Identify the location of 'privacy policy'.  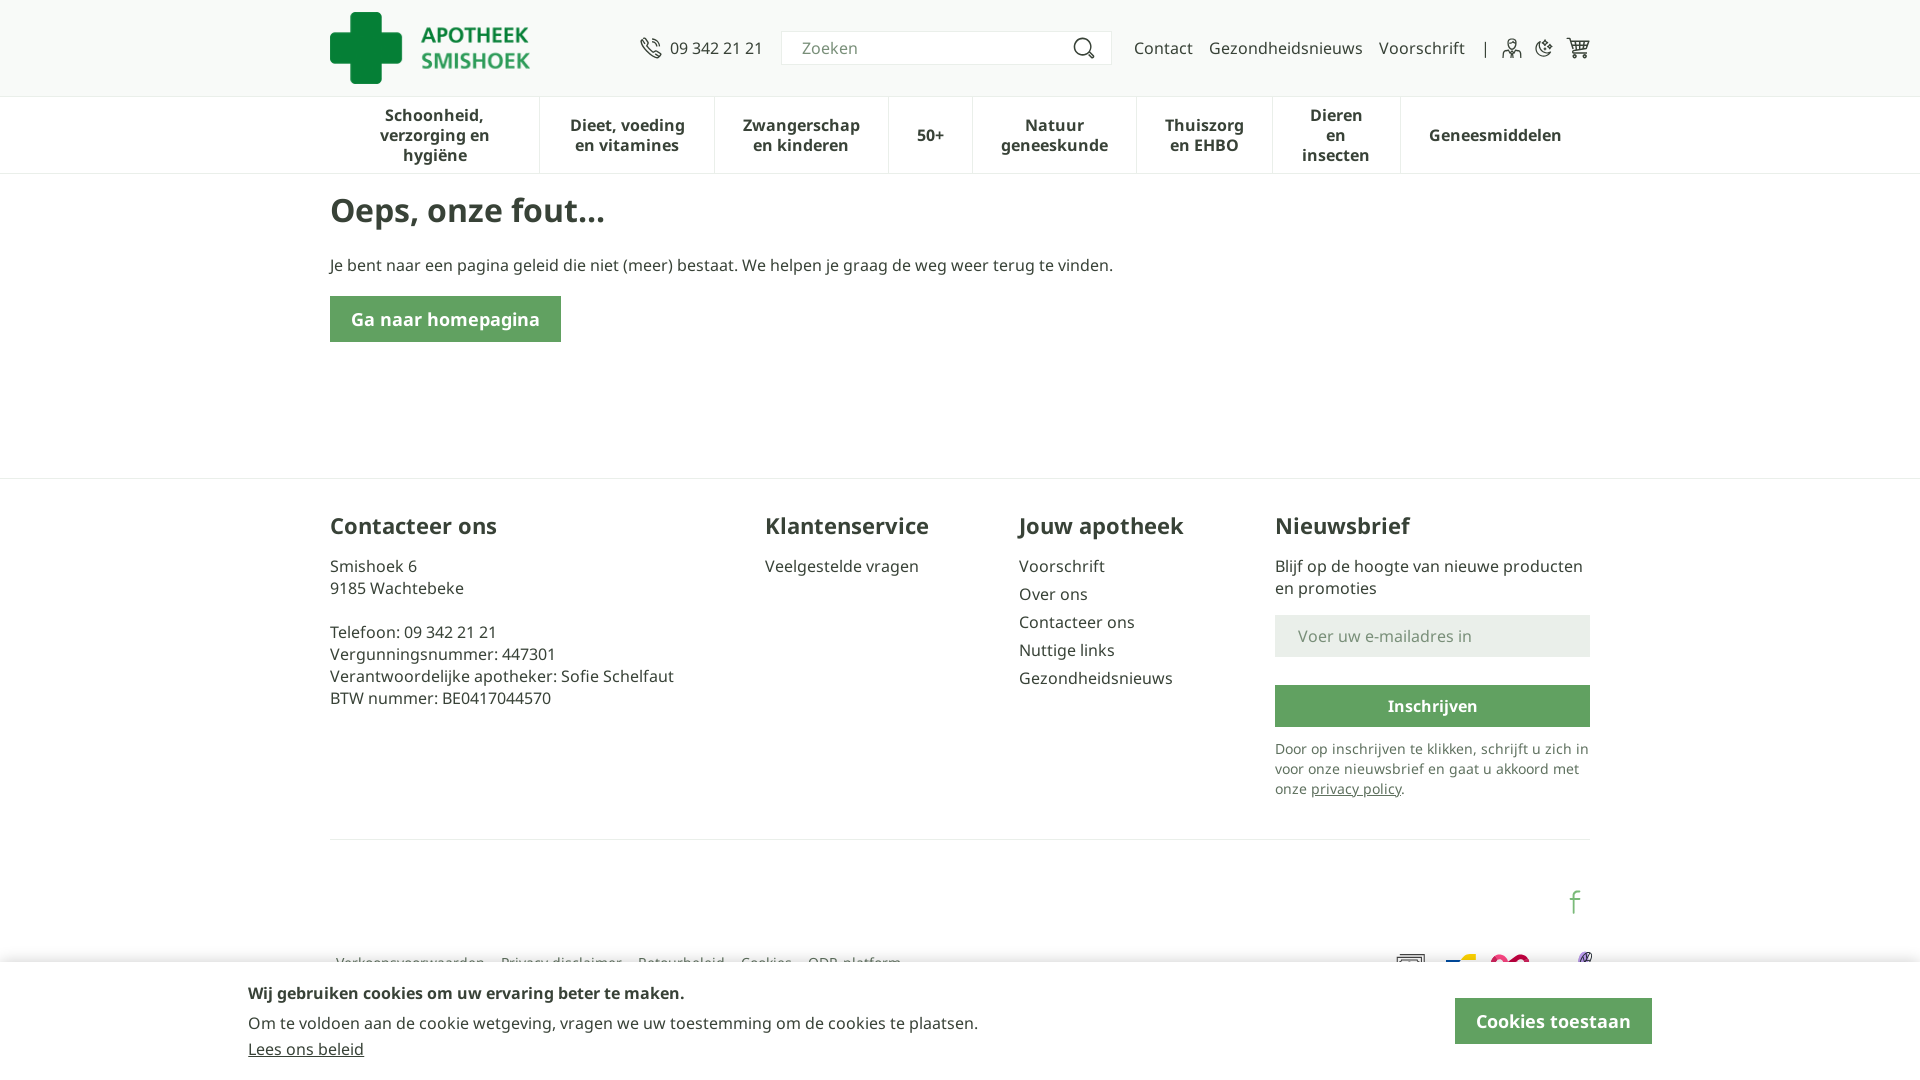
(1356, 787).